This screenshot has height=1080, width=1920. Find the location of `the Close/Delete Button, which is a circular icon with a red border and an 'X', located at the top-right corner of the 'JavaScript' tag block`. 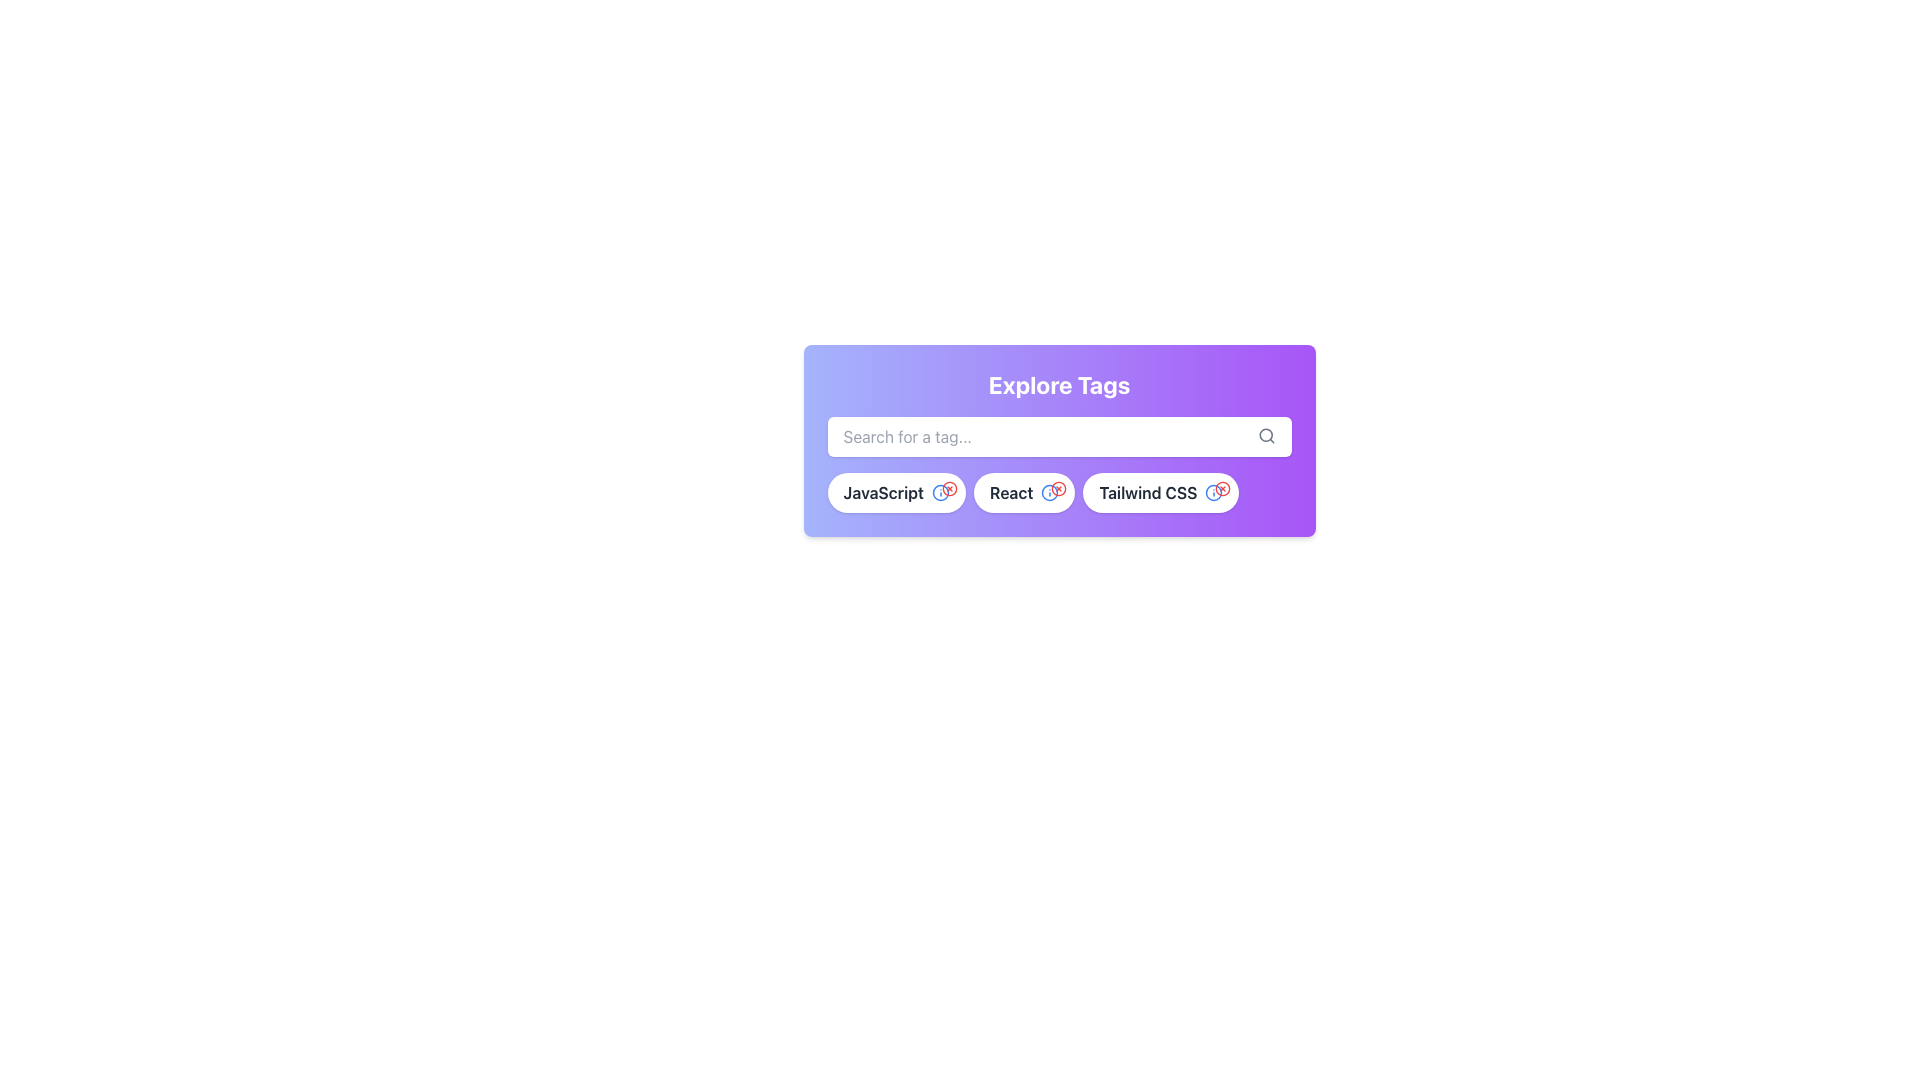

the Close/Delete Button, which is a circular icon with a red border and an 'X', located at the top-right corner of the 'JavaScript' tag block is located at coordinates (949, 489).